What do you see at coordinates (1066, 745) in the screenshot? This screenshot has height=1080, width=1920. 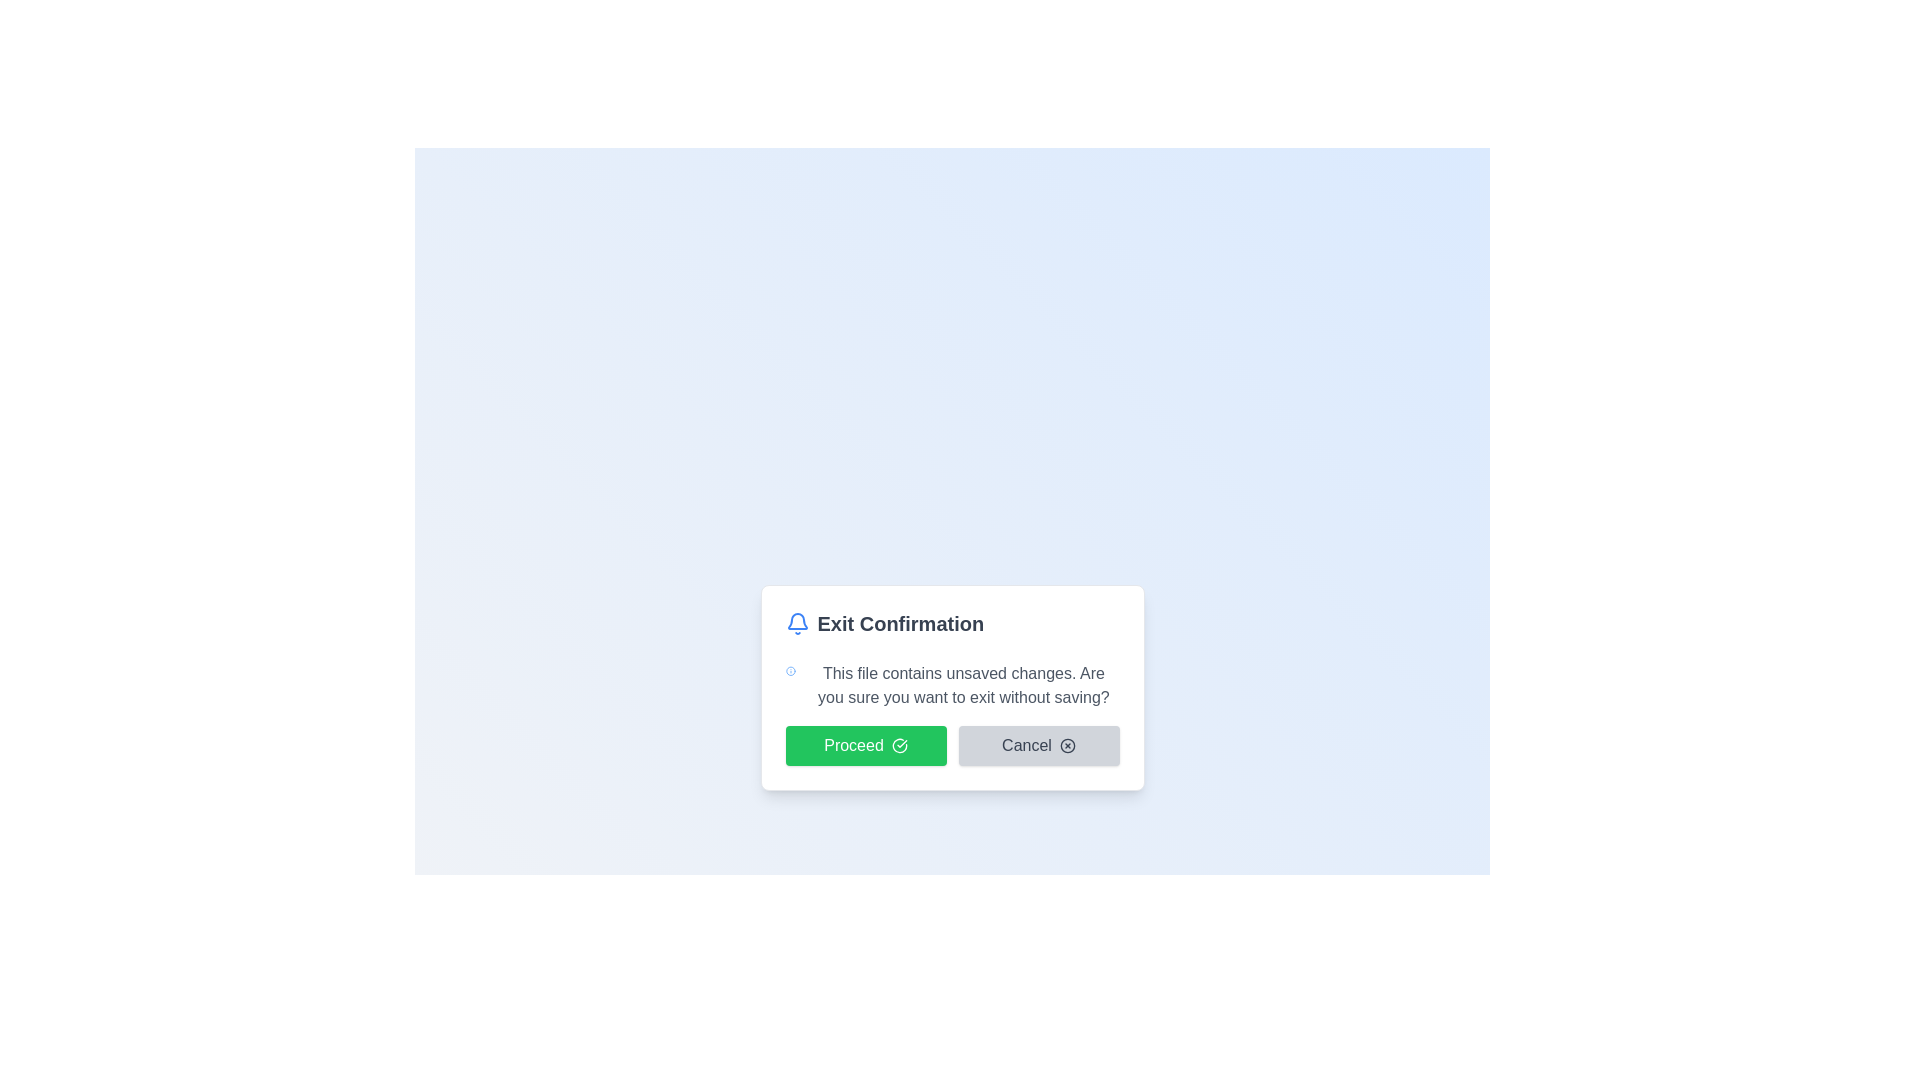 I see `the circular icon with a cross inside, which is located to the right of the 'Cancel' button's text in the modal window` at bounding box center [1066, 745].